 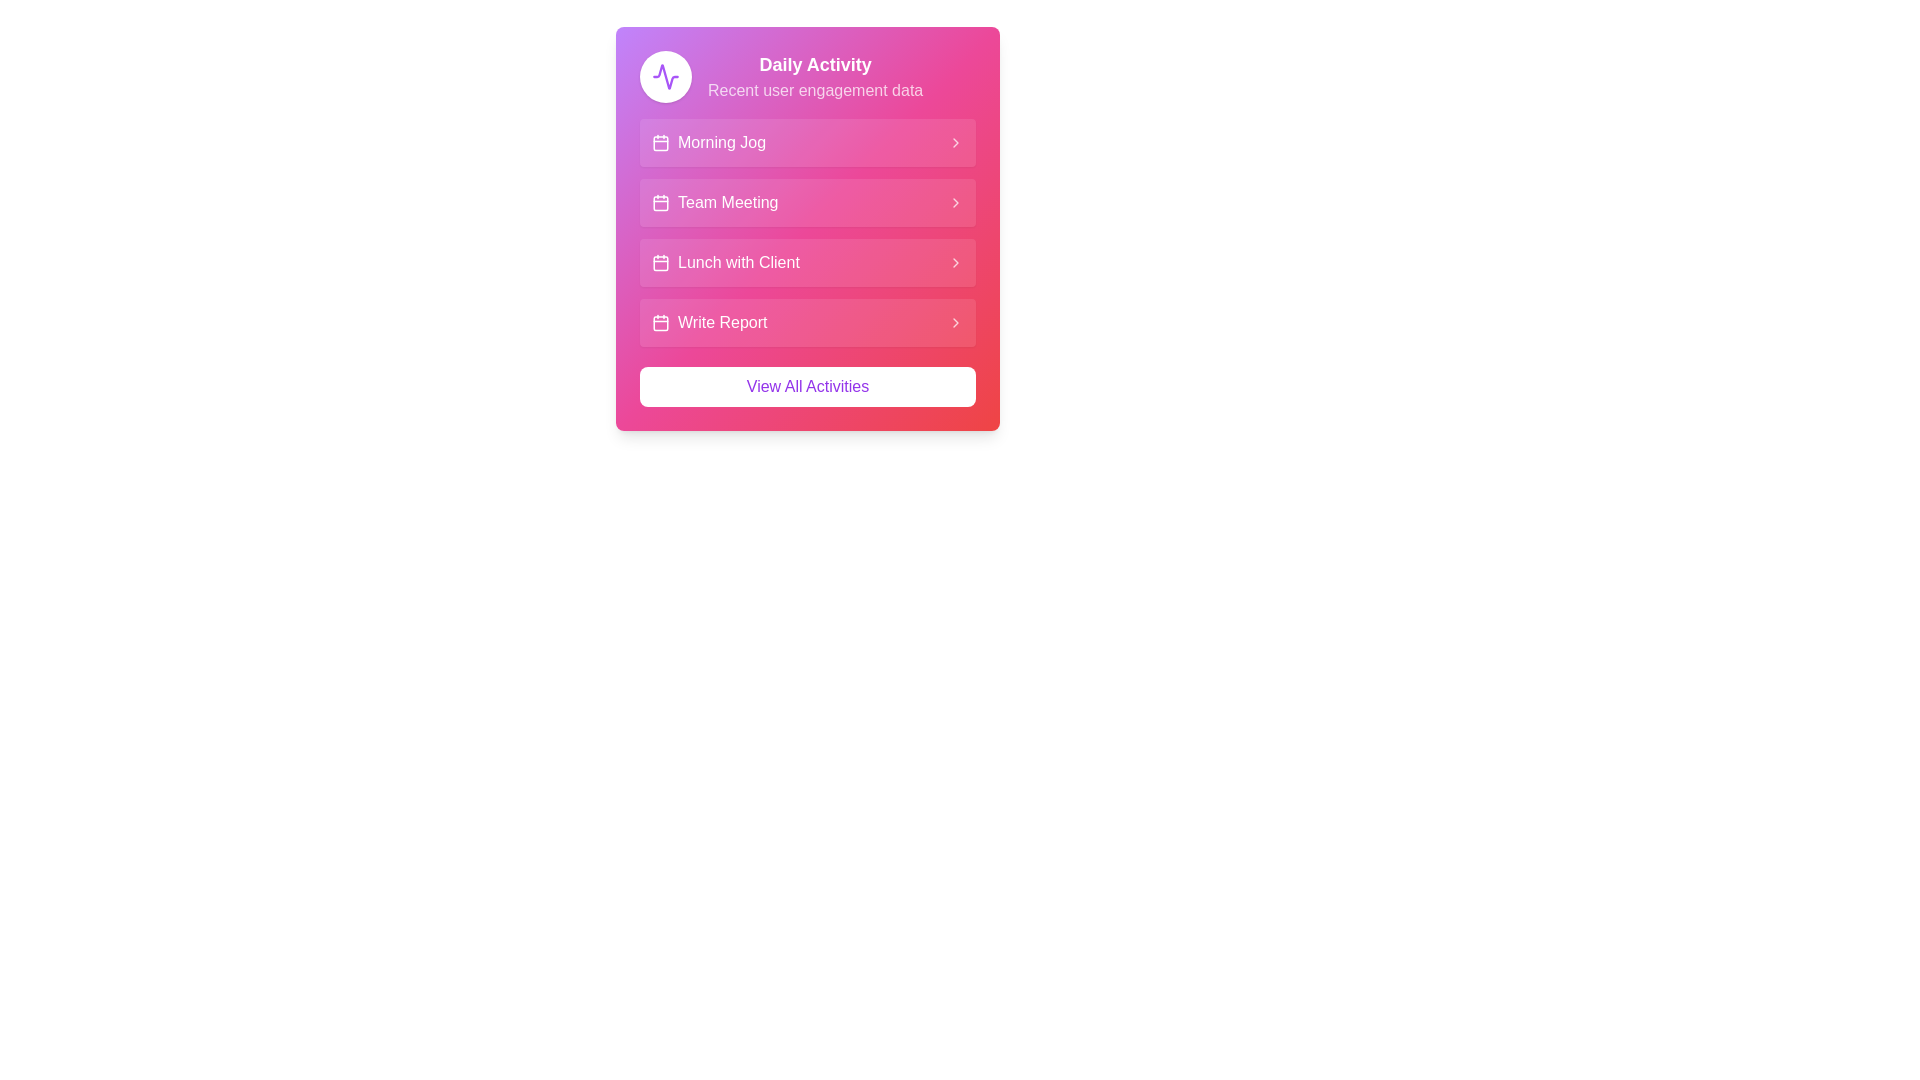 What do you see at coordinates (661, 203) in the screenshot?
I see `the calendar icon located in the second row of the 'Daily Activity' card widget, which visually represents scheduling information next to the 'Team Meeting' text` at bounding box center [661, 203].